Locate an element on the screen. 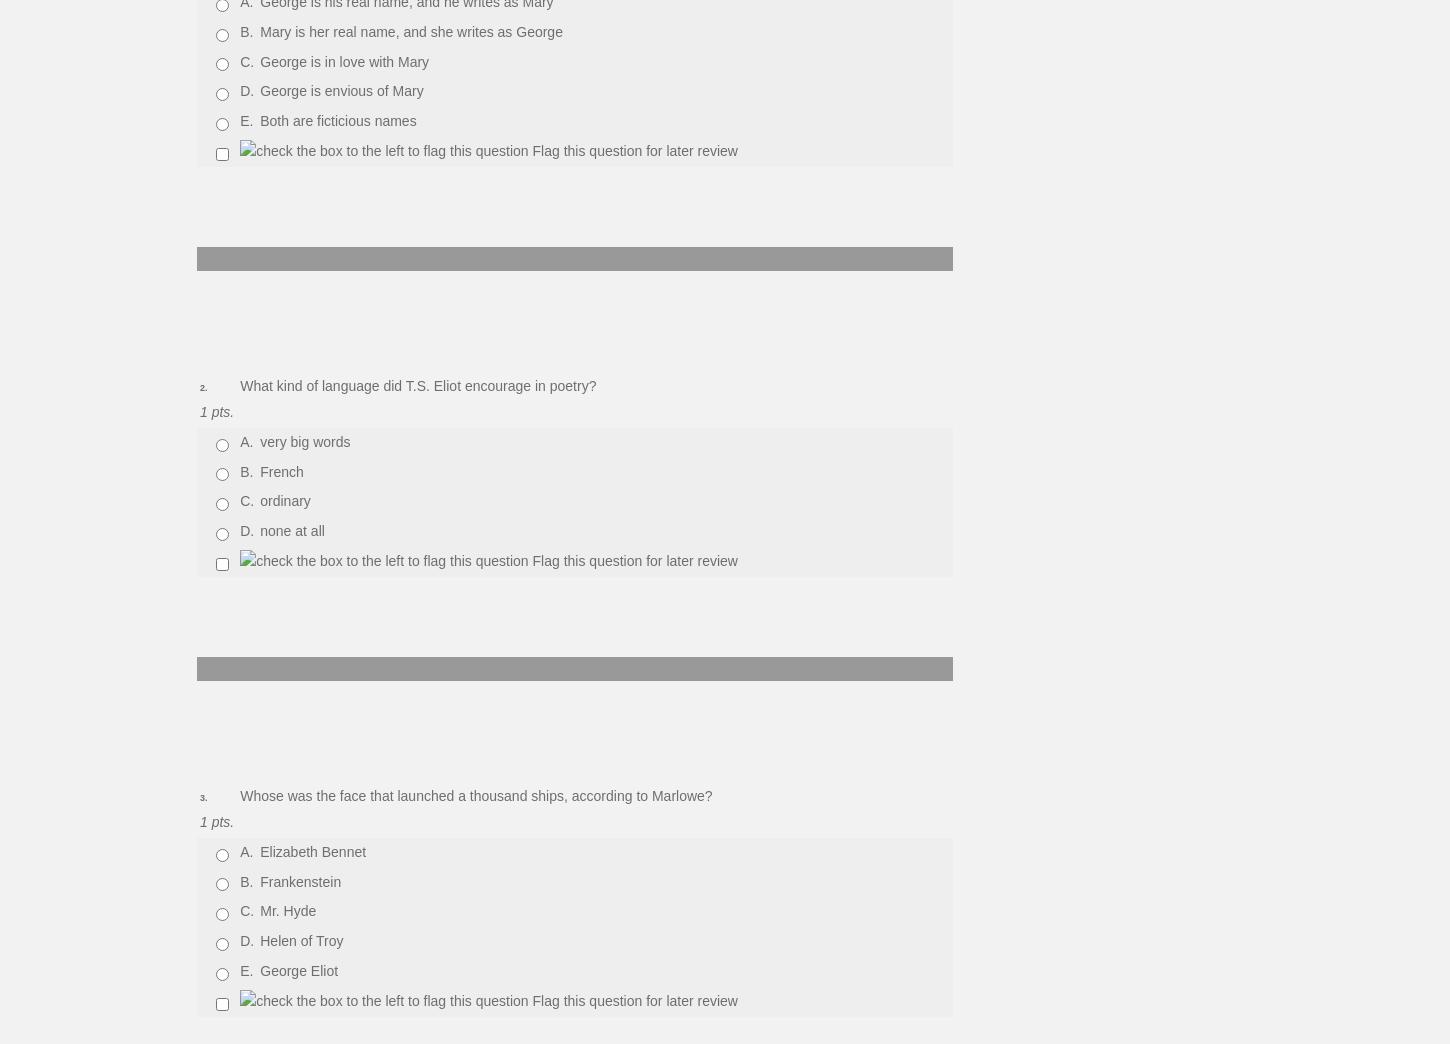 This screenshot has width=1450, height=1044. 'Whose was the face that launched a thousand ships, according to Marlowe?' is located at coordinates (475, 795).